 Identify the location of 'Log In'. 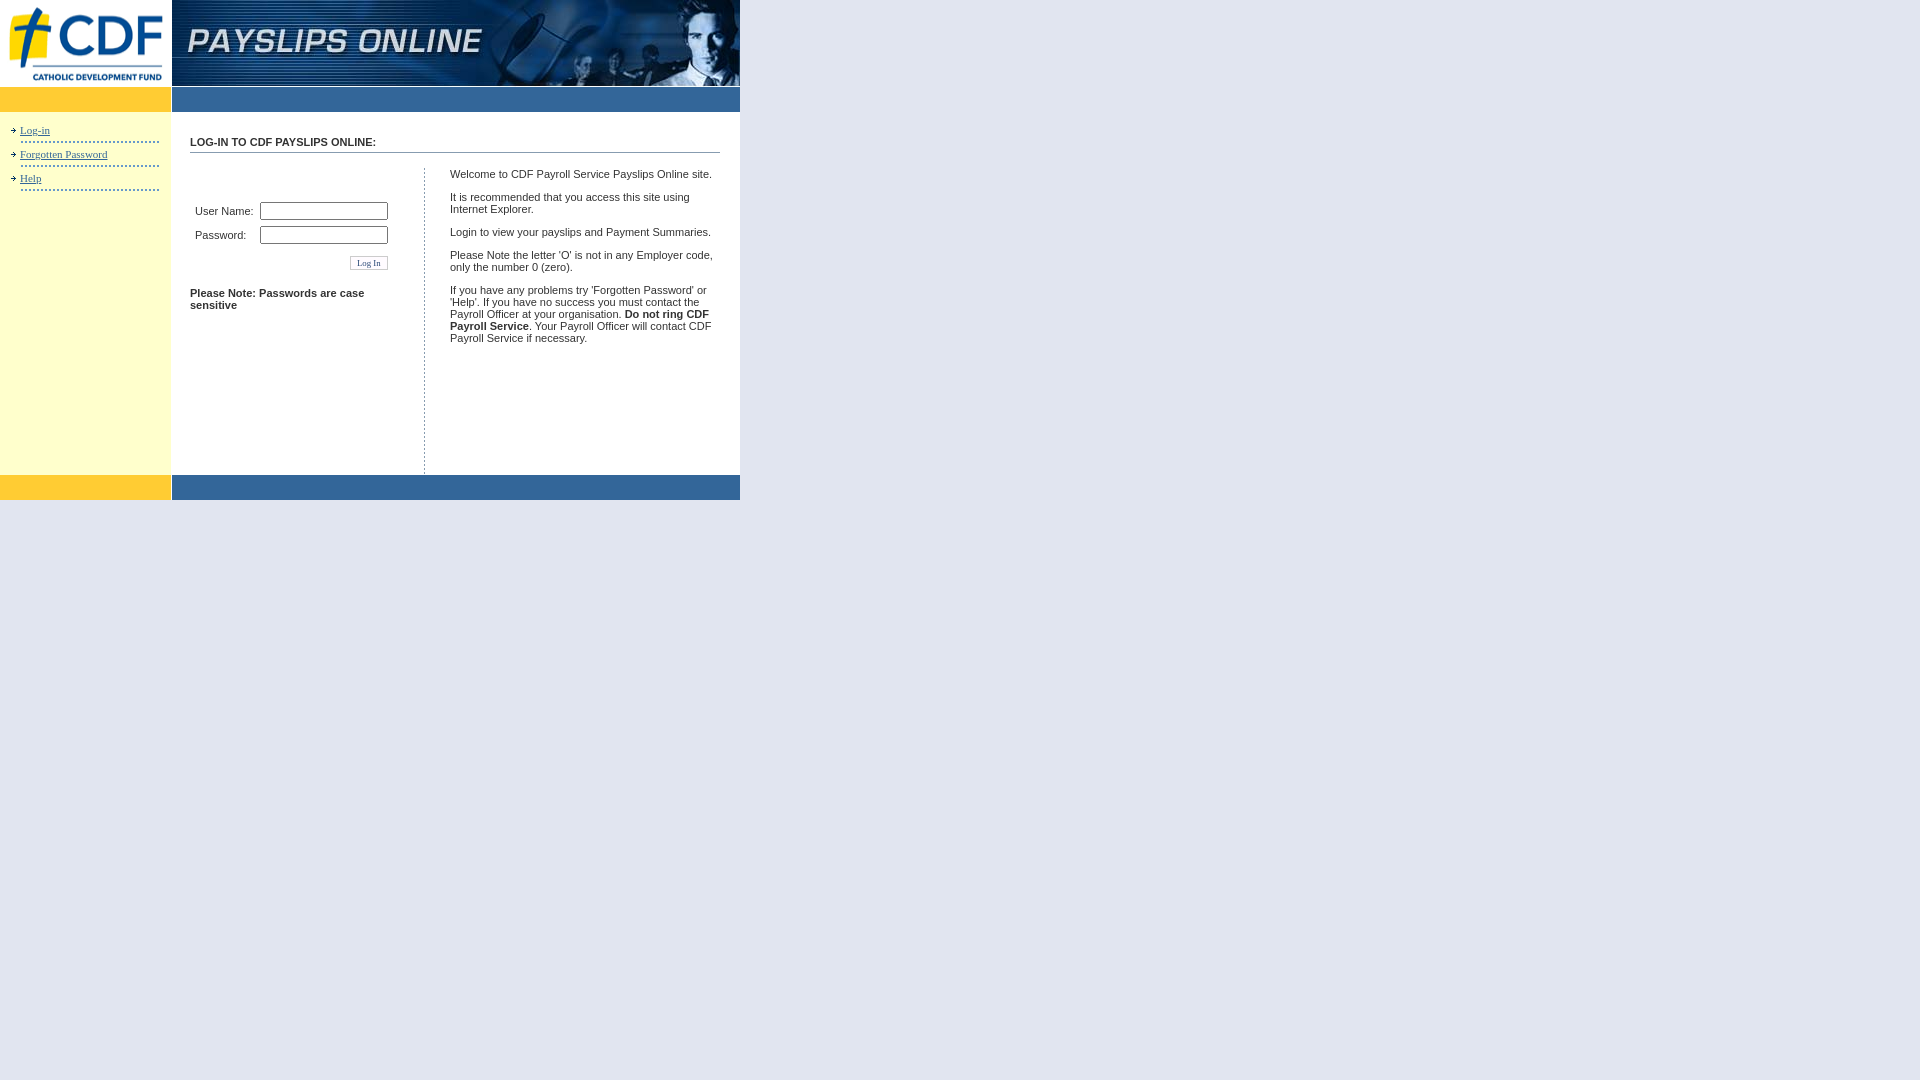
(369, 261).